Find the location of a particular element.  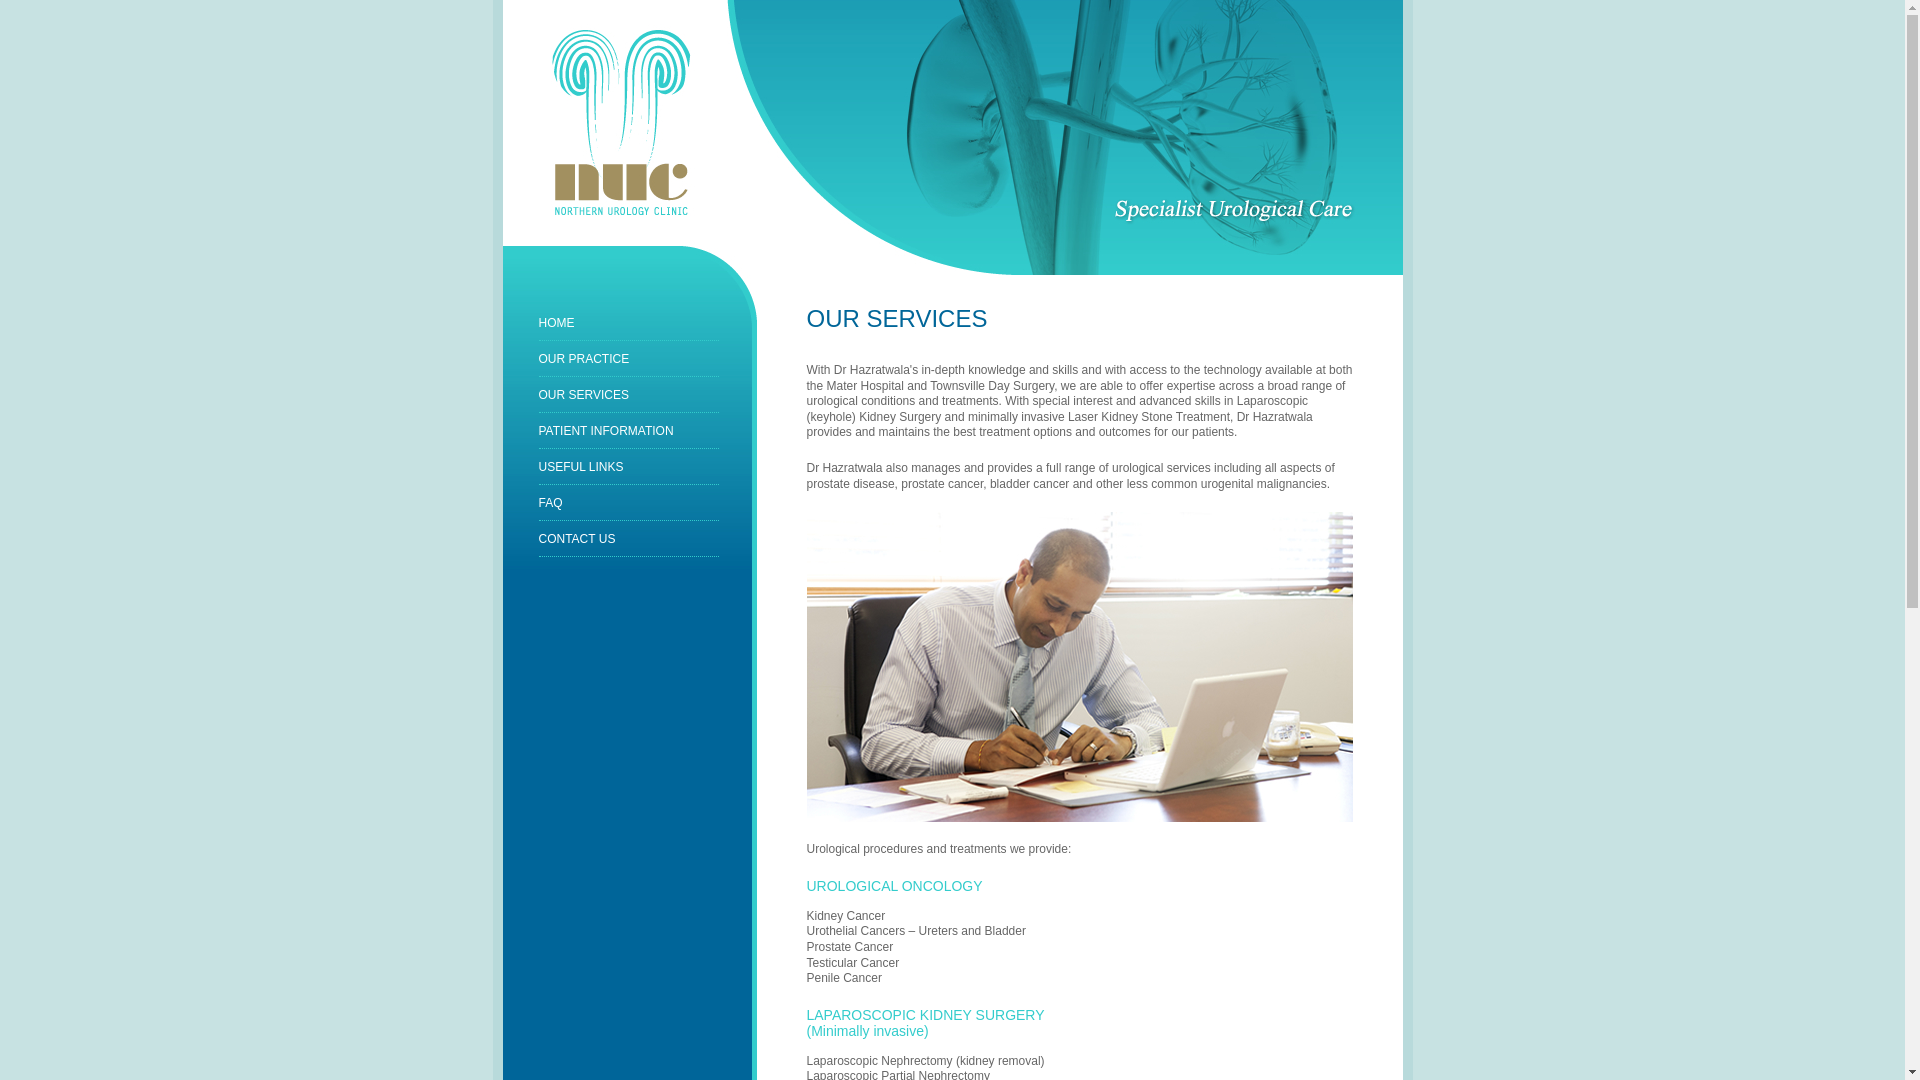

'FAQ' is located at coordinates (550, 501).